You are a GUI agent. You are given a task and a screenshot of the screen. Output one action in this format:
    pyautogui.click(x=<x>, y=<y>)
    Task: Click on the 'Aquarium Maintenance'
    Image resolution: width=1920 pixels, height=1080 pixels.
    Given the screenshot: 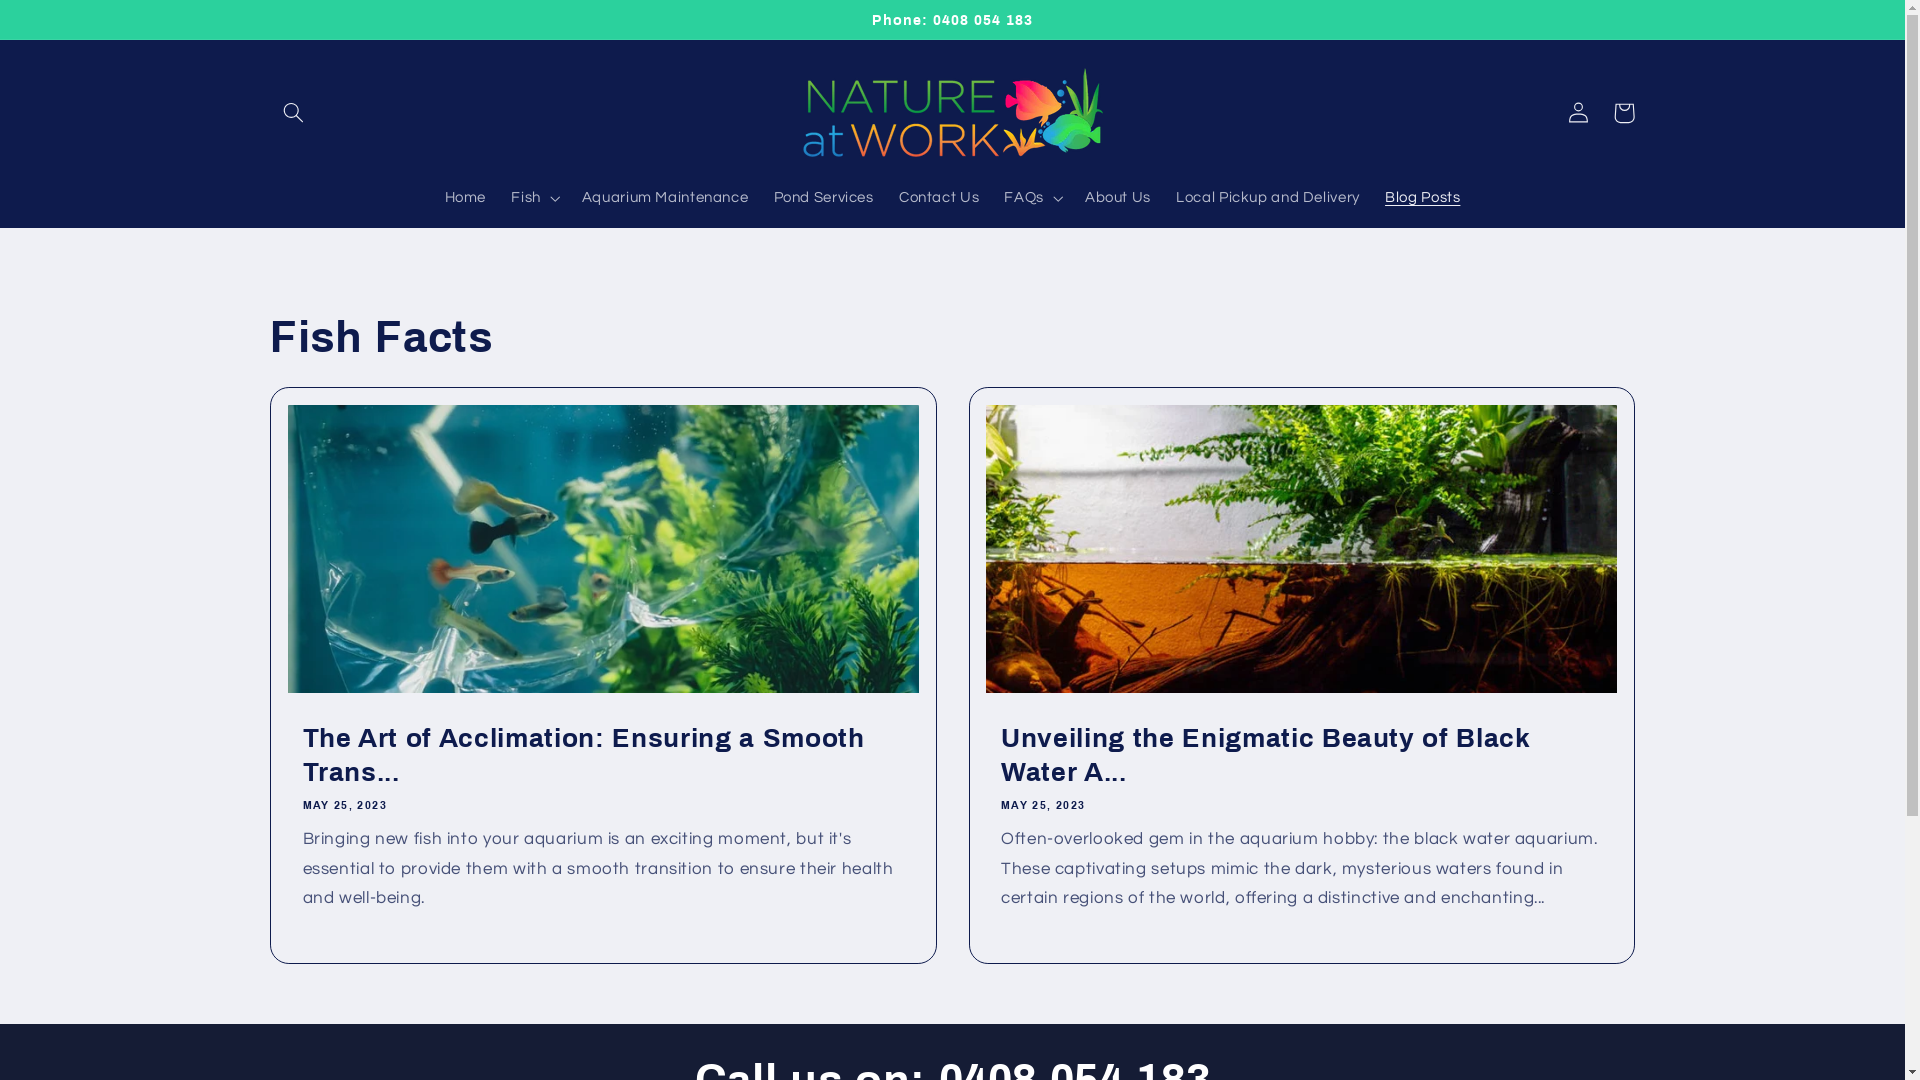 What is the action you would take?
    pyautogui.click(x=665, y=197)
    